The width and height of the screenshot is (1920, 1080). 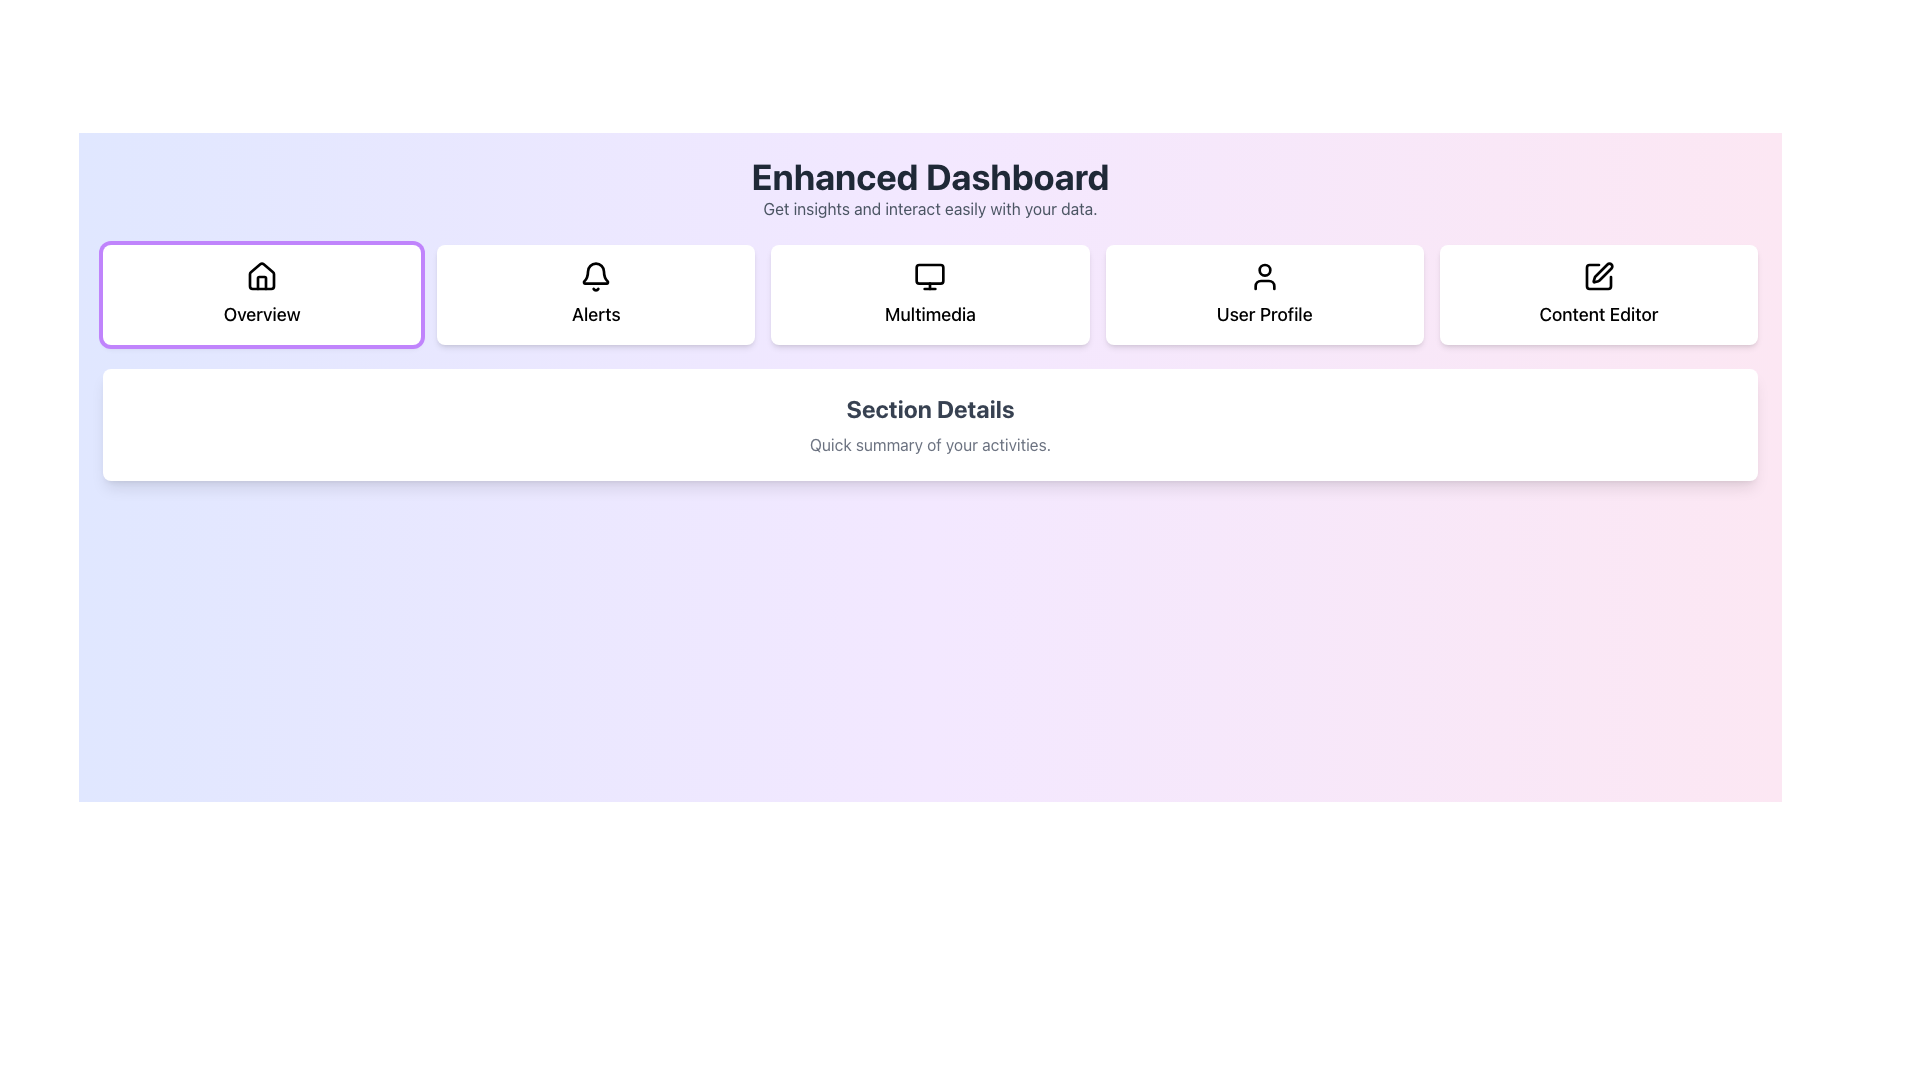 What do you see at coordinates (261, 276) in the screenshot?
I see `the 'Overview' icon located at the top left of the dashboard, which visually indicates the overview functionality of the dashboard` at bounding box center [261, 276].